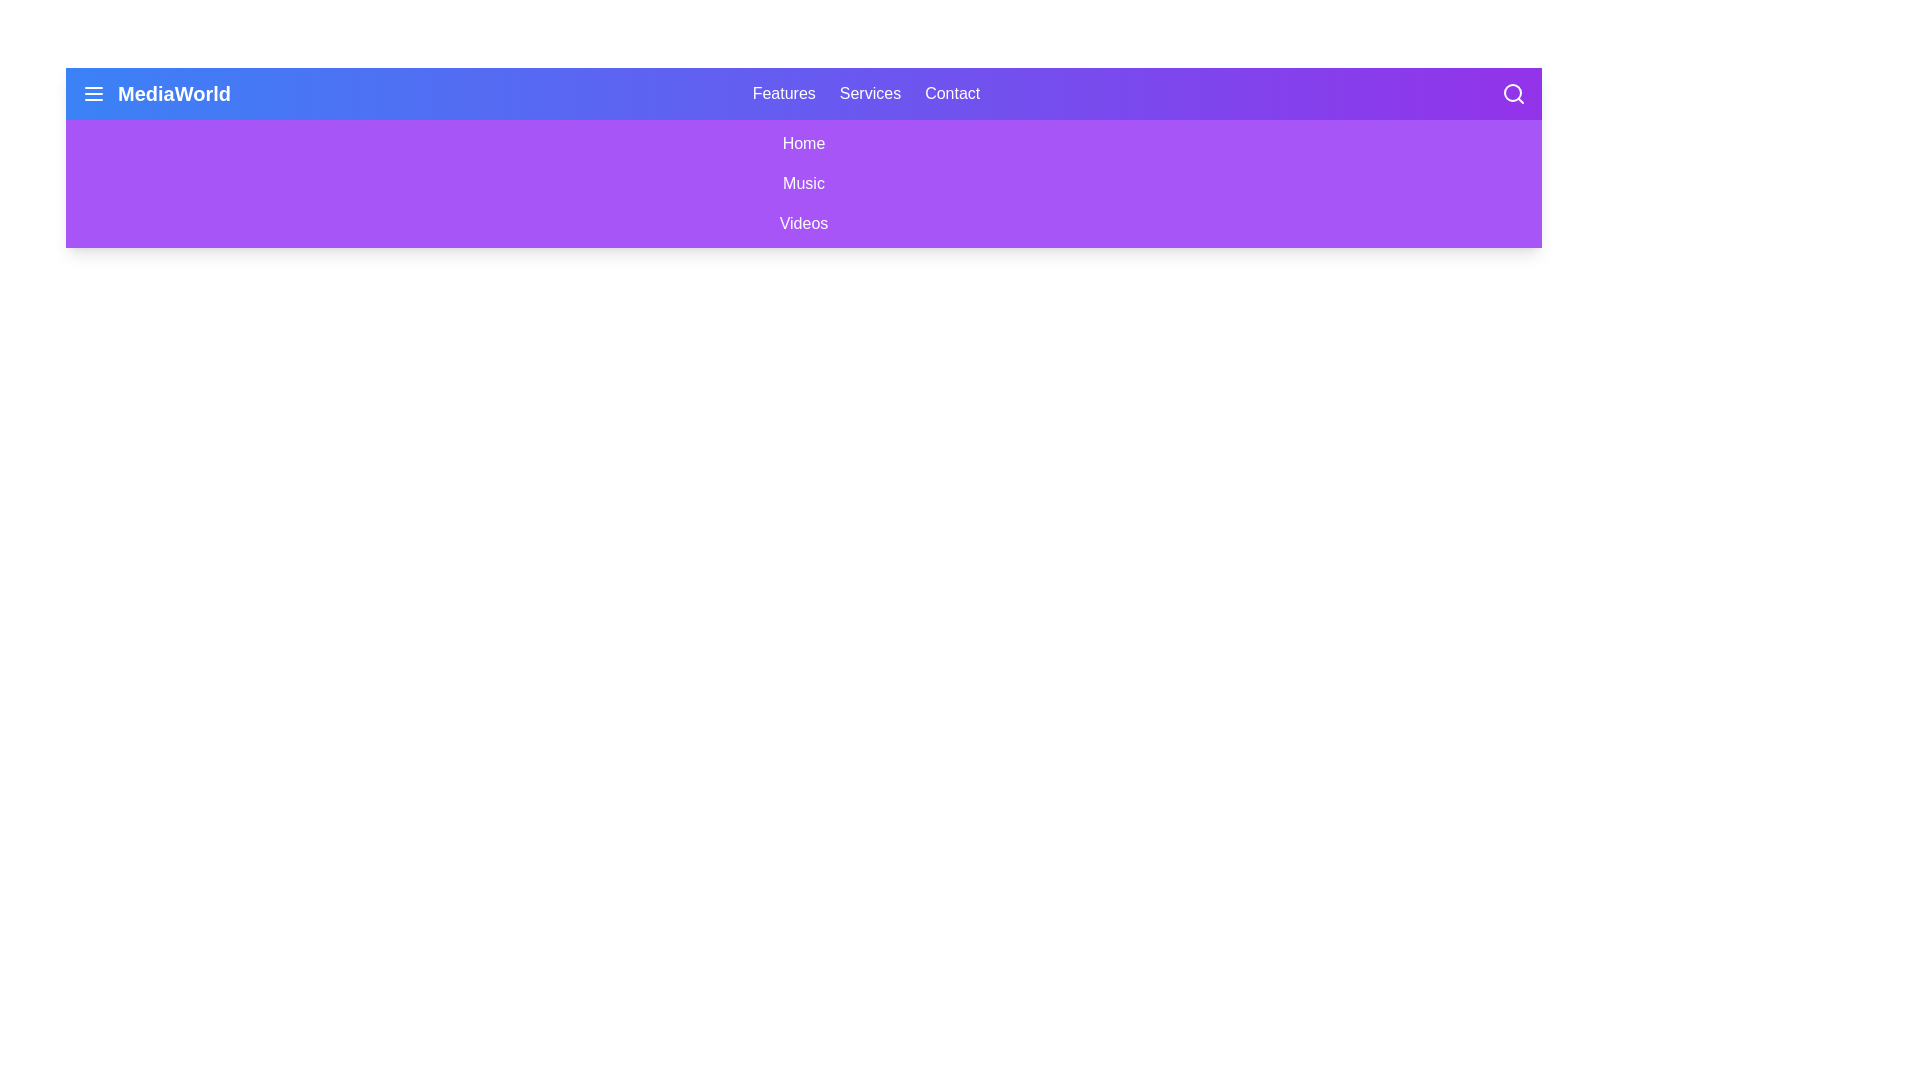 The height and width of the screenshot is (1080, 1920). I want to click on the magnifying glass icon located at the far right of the navigation bar, so click(1513, 93).